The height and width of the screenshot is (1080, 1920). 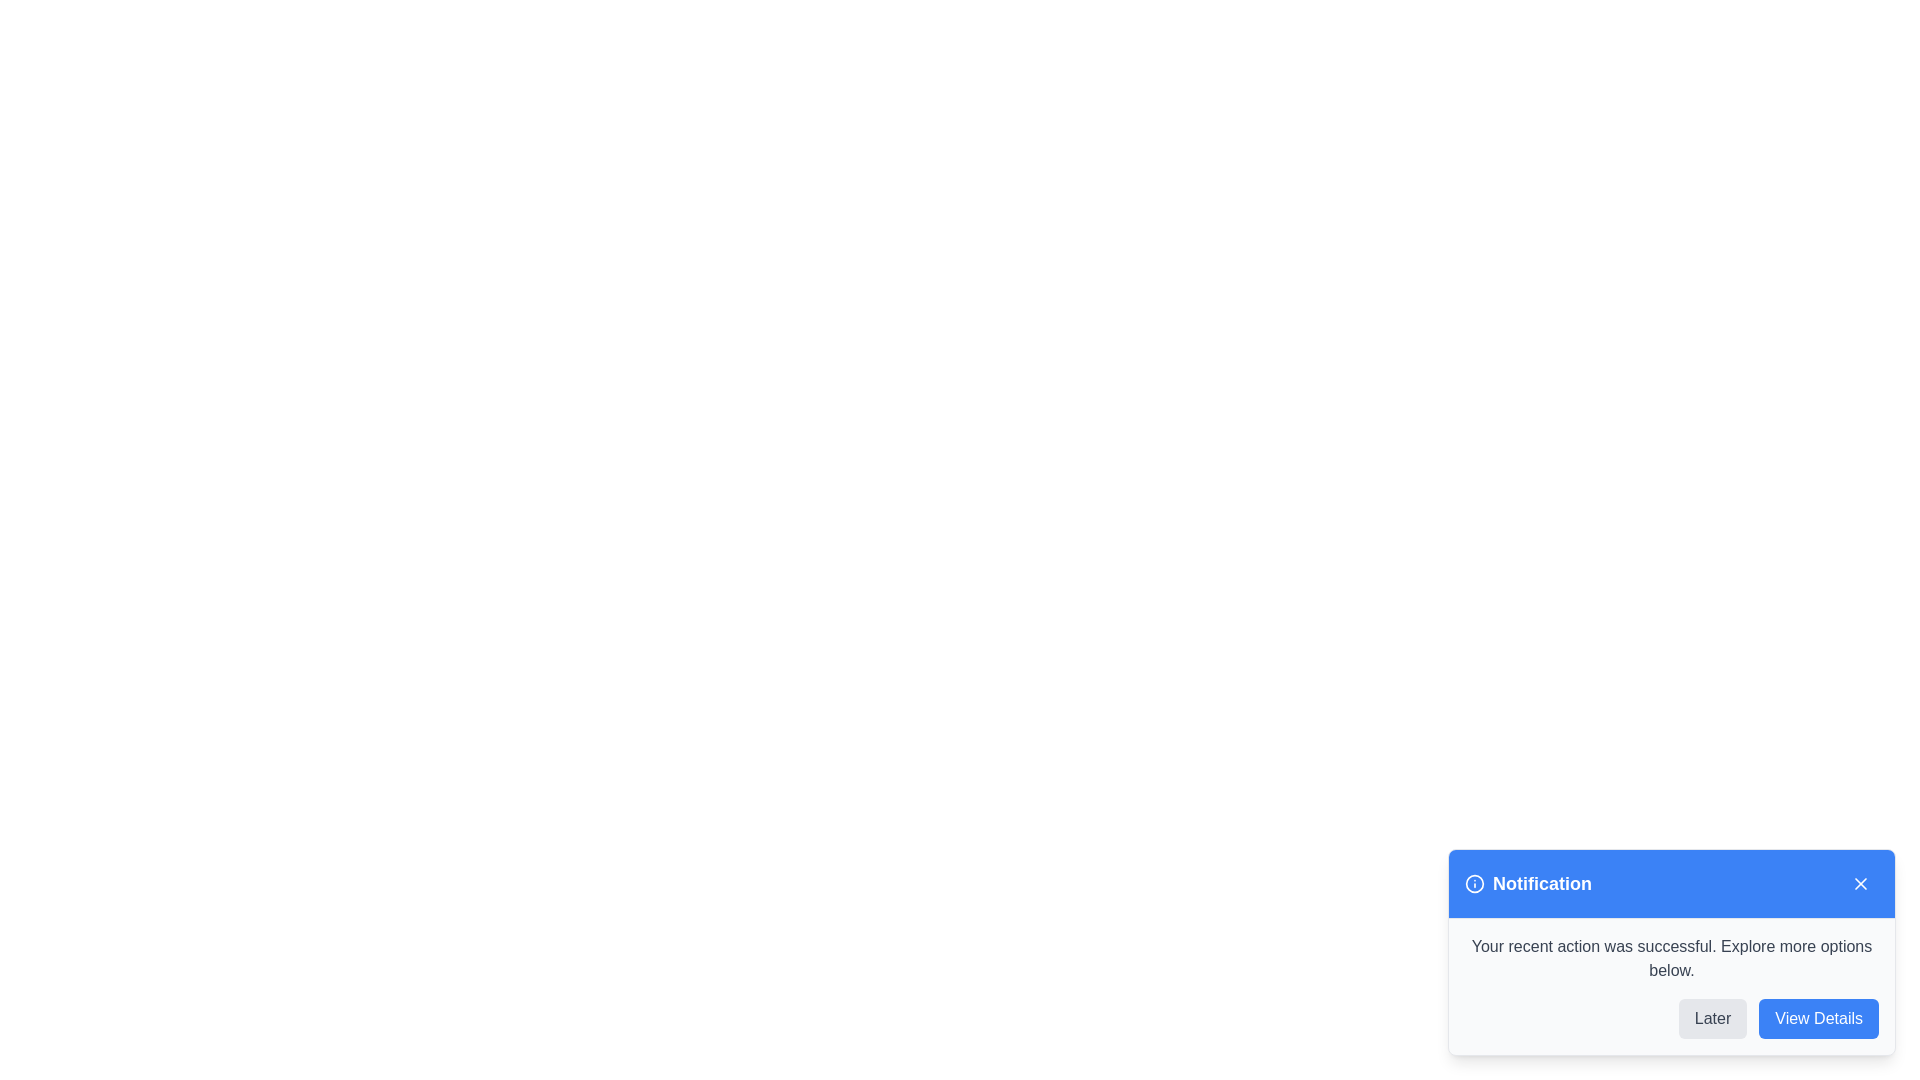 I want to click on the circular close button with a cross ('X') icon located in the top-right corner of the notification panel, so click(x=1860, y=882).